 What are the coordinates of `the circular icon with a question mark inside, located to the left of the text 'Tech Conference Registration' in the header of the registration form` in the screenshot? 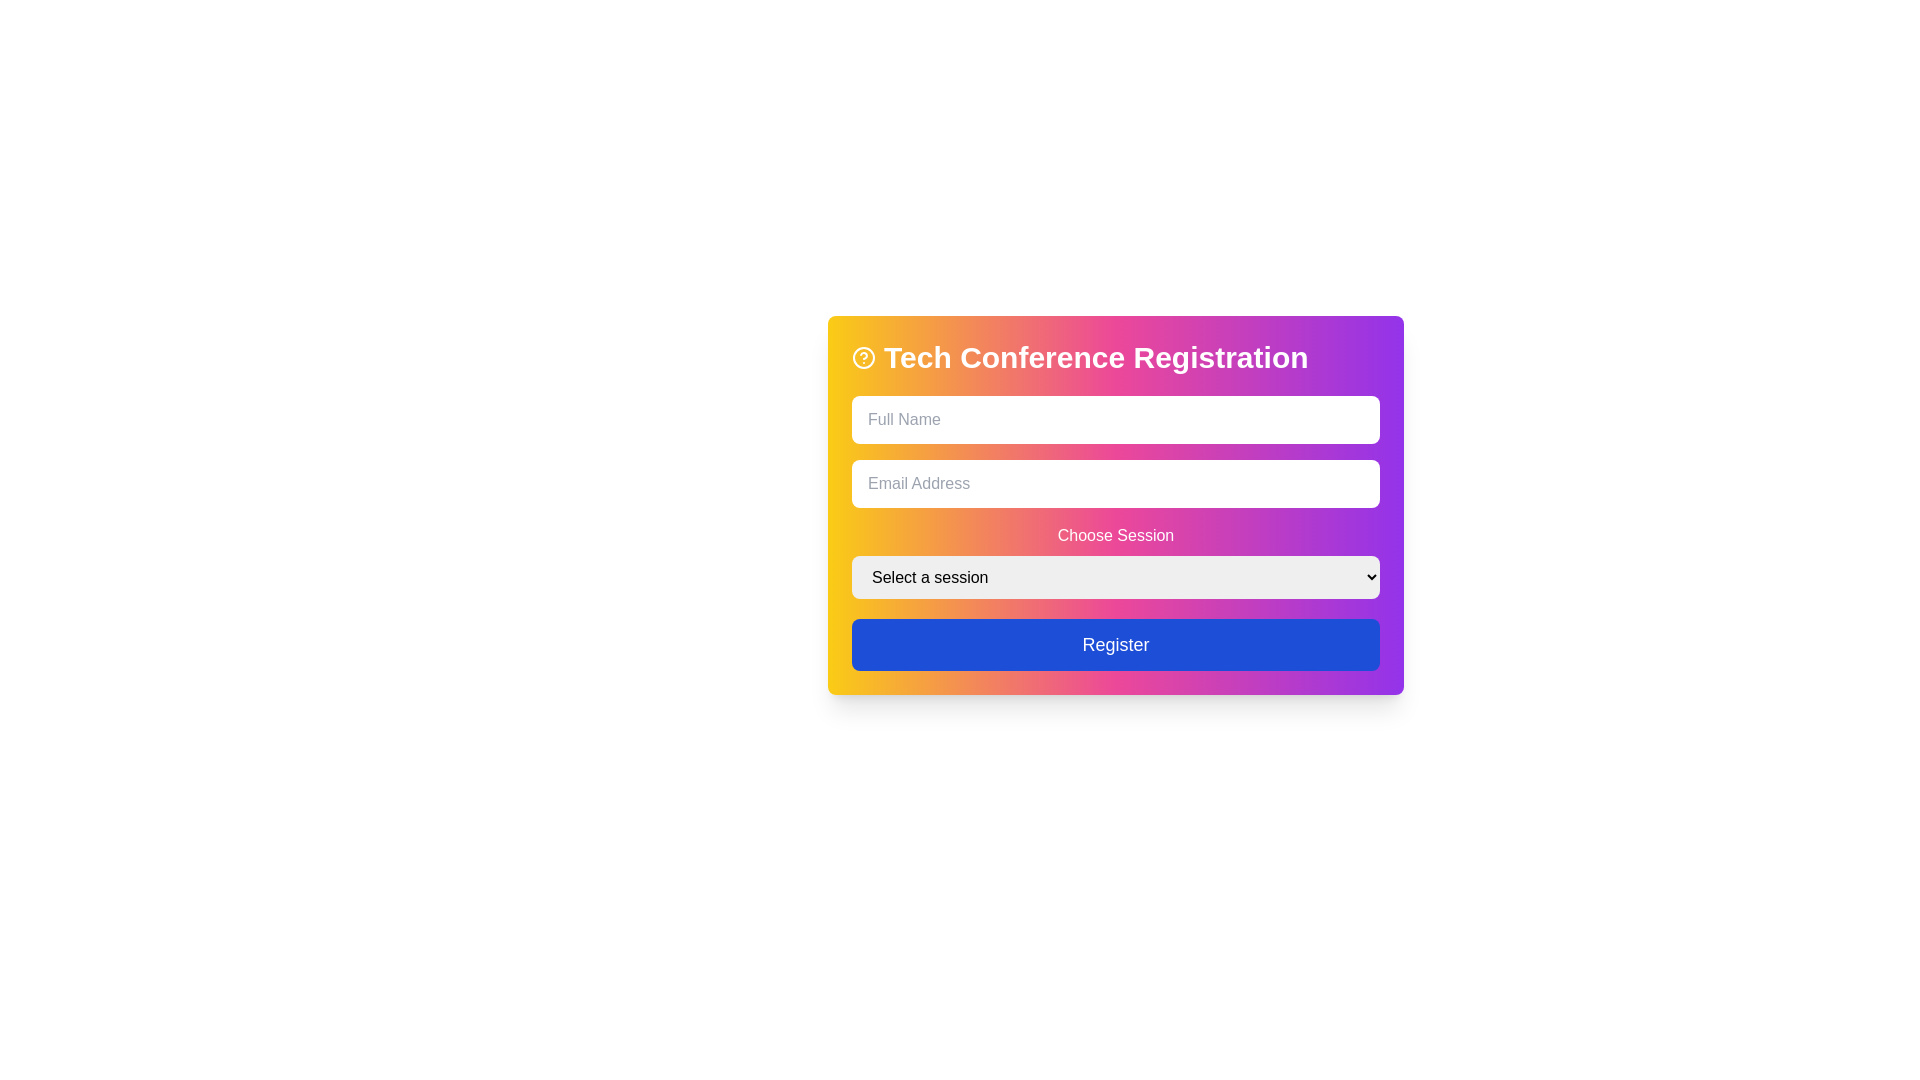 It's located at (864, 357).